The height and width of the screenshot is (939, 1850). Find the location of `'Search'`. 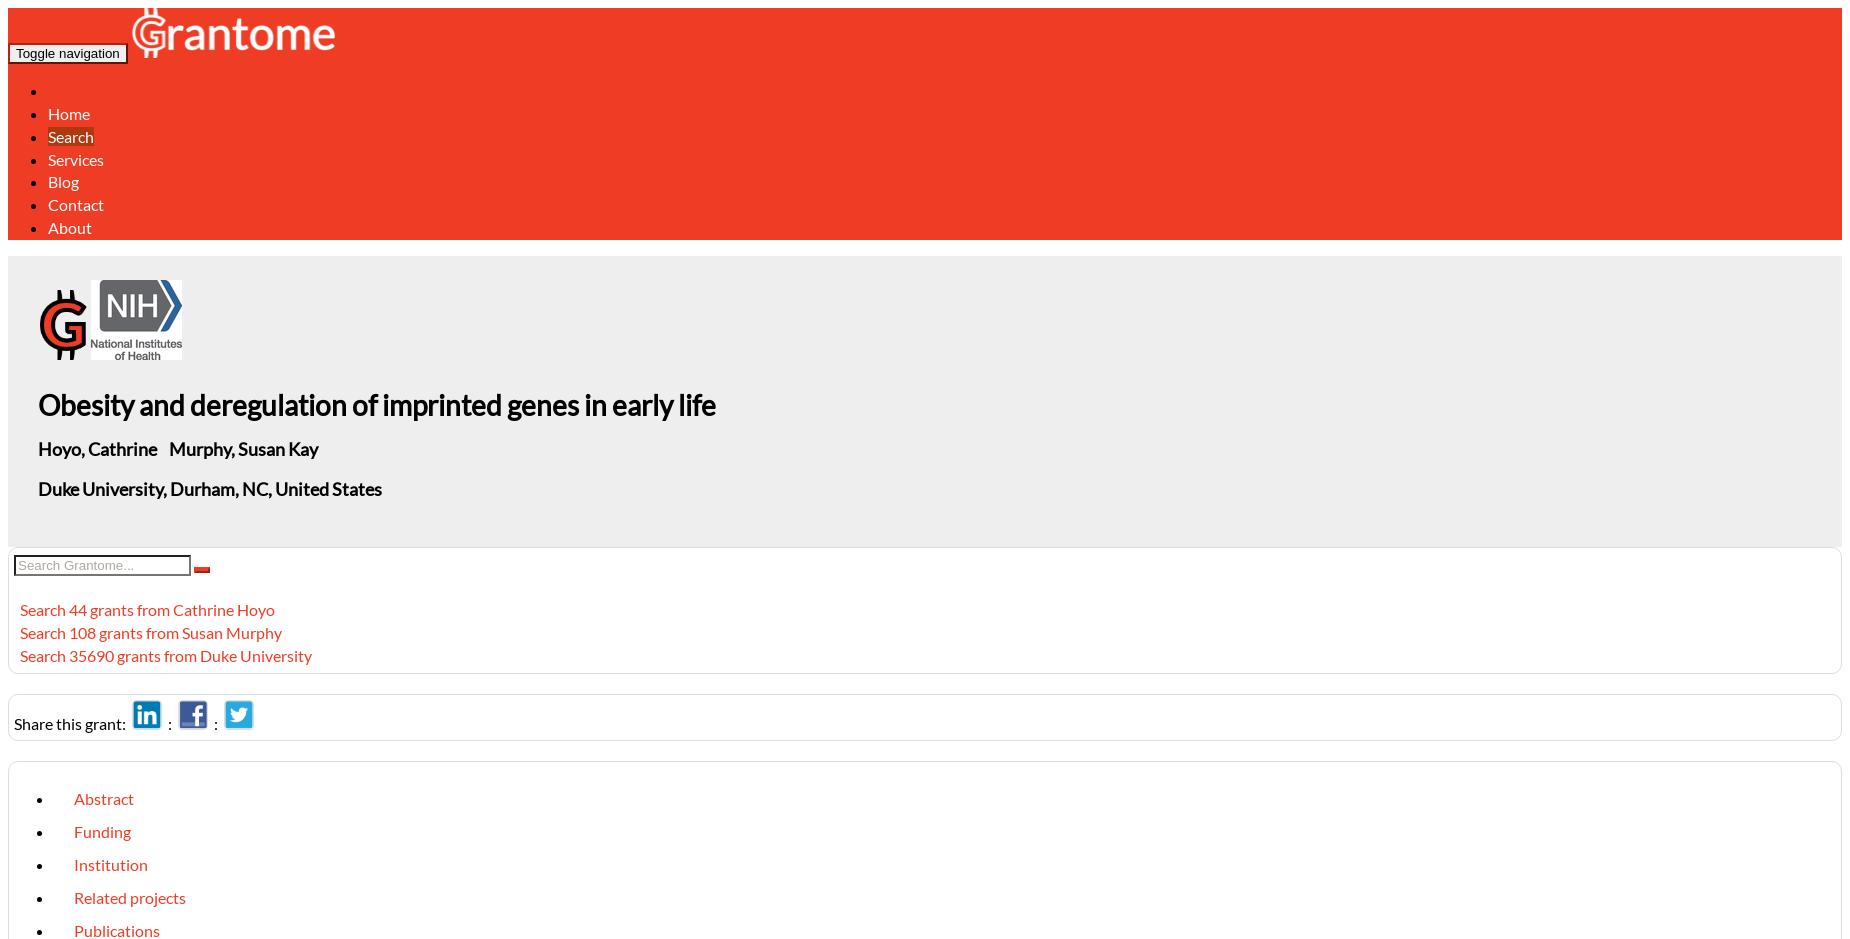

'Search' is located at coordinates (70, 134).